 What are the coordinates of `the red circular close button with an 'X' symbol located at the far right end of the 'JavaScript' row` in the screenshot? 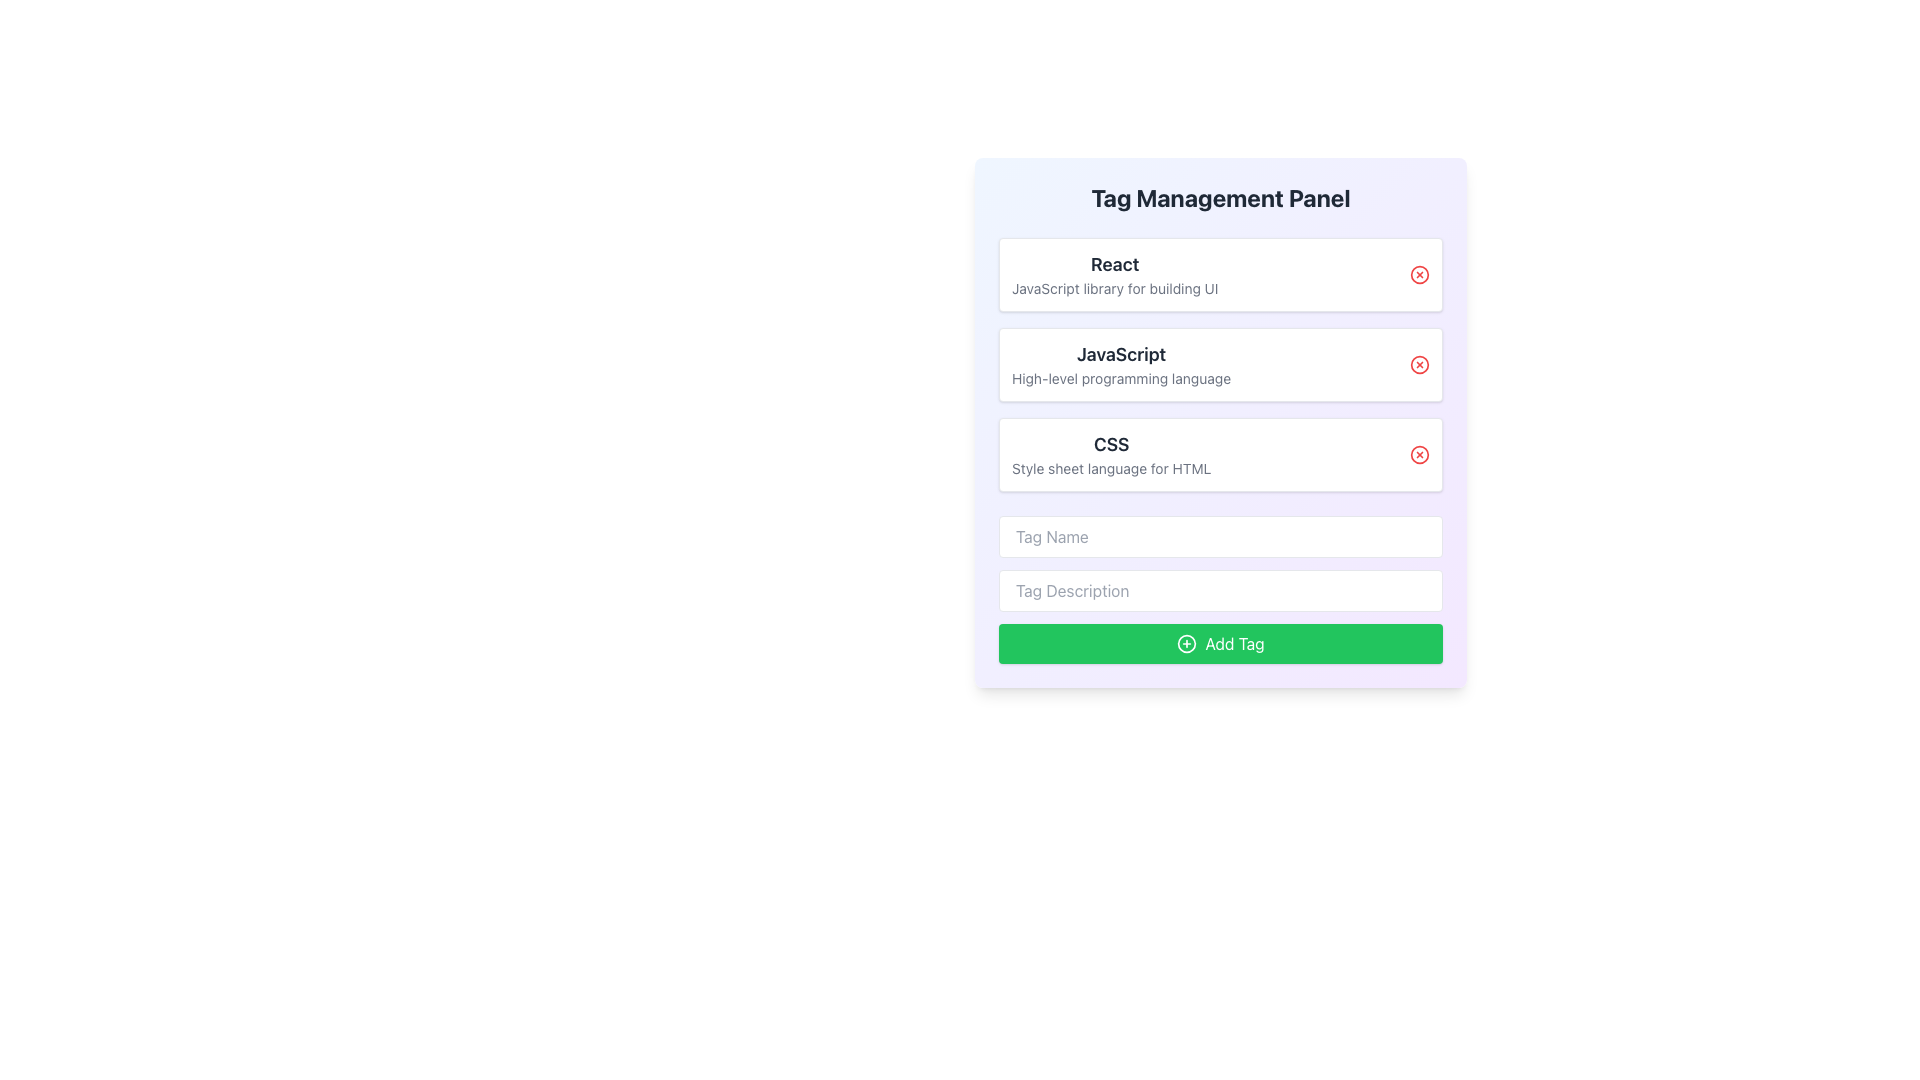 It's located at (1419, 365).